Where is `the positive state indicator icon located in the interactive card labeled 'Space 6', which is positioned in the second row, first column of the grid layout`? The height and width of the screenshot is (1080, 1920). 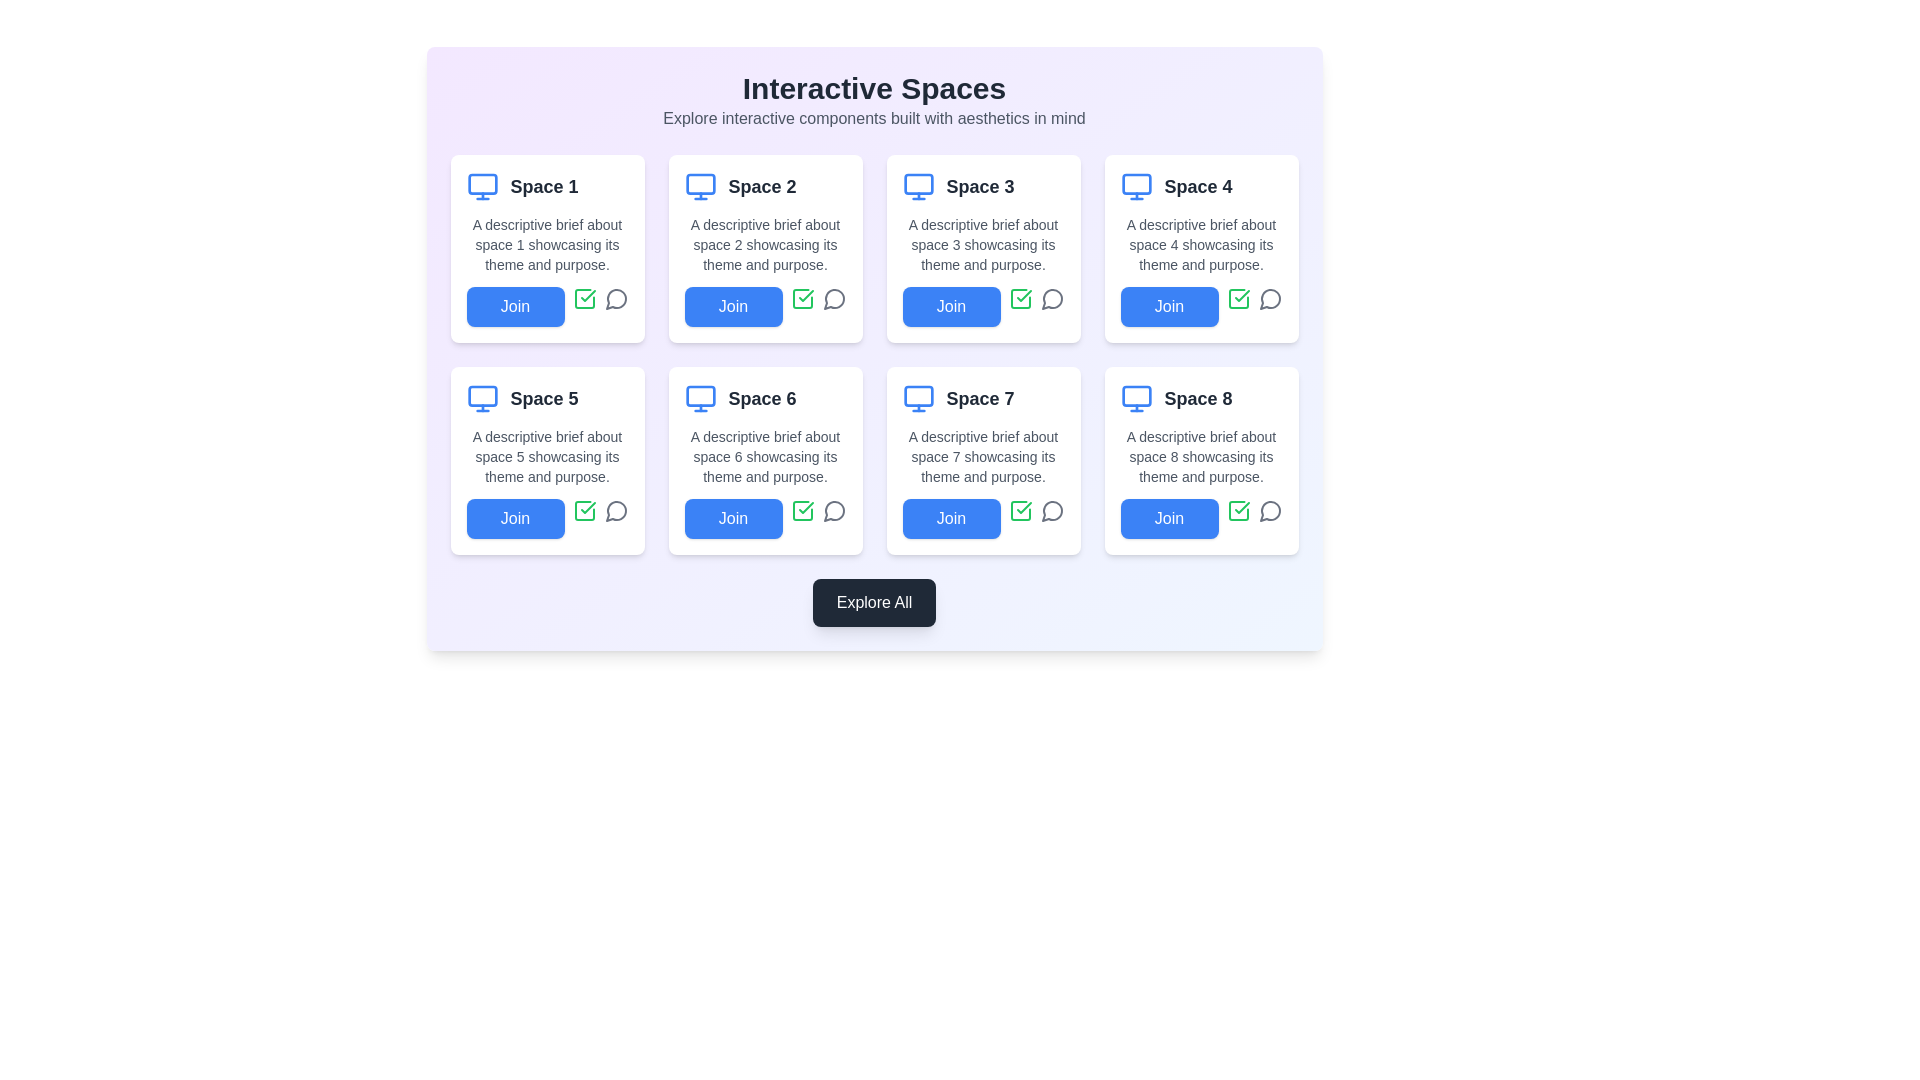 the positive state indicator icon located in the interactive card labeled 'Space 6', which is positioned in the second row, first column of the grid layout is located at coordinates (587, 507).